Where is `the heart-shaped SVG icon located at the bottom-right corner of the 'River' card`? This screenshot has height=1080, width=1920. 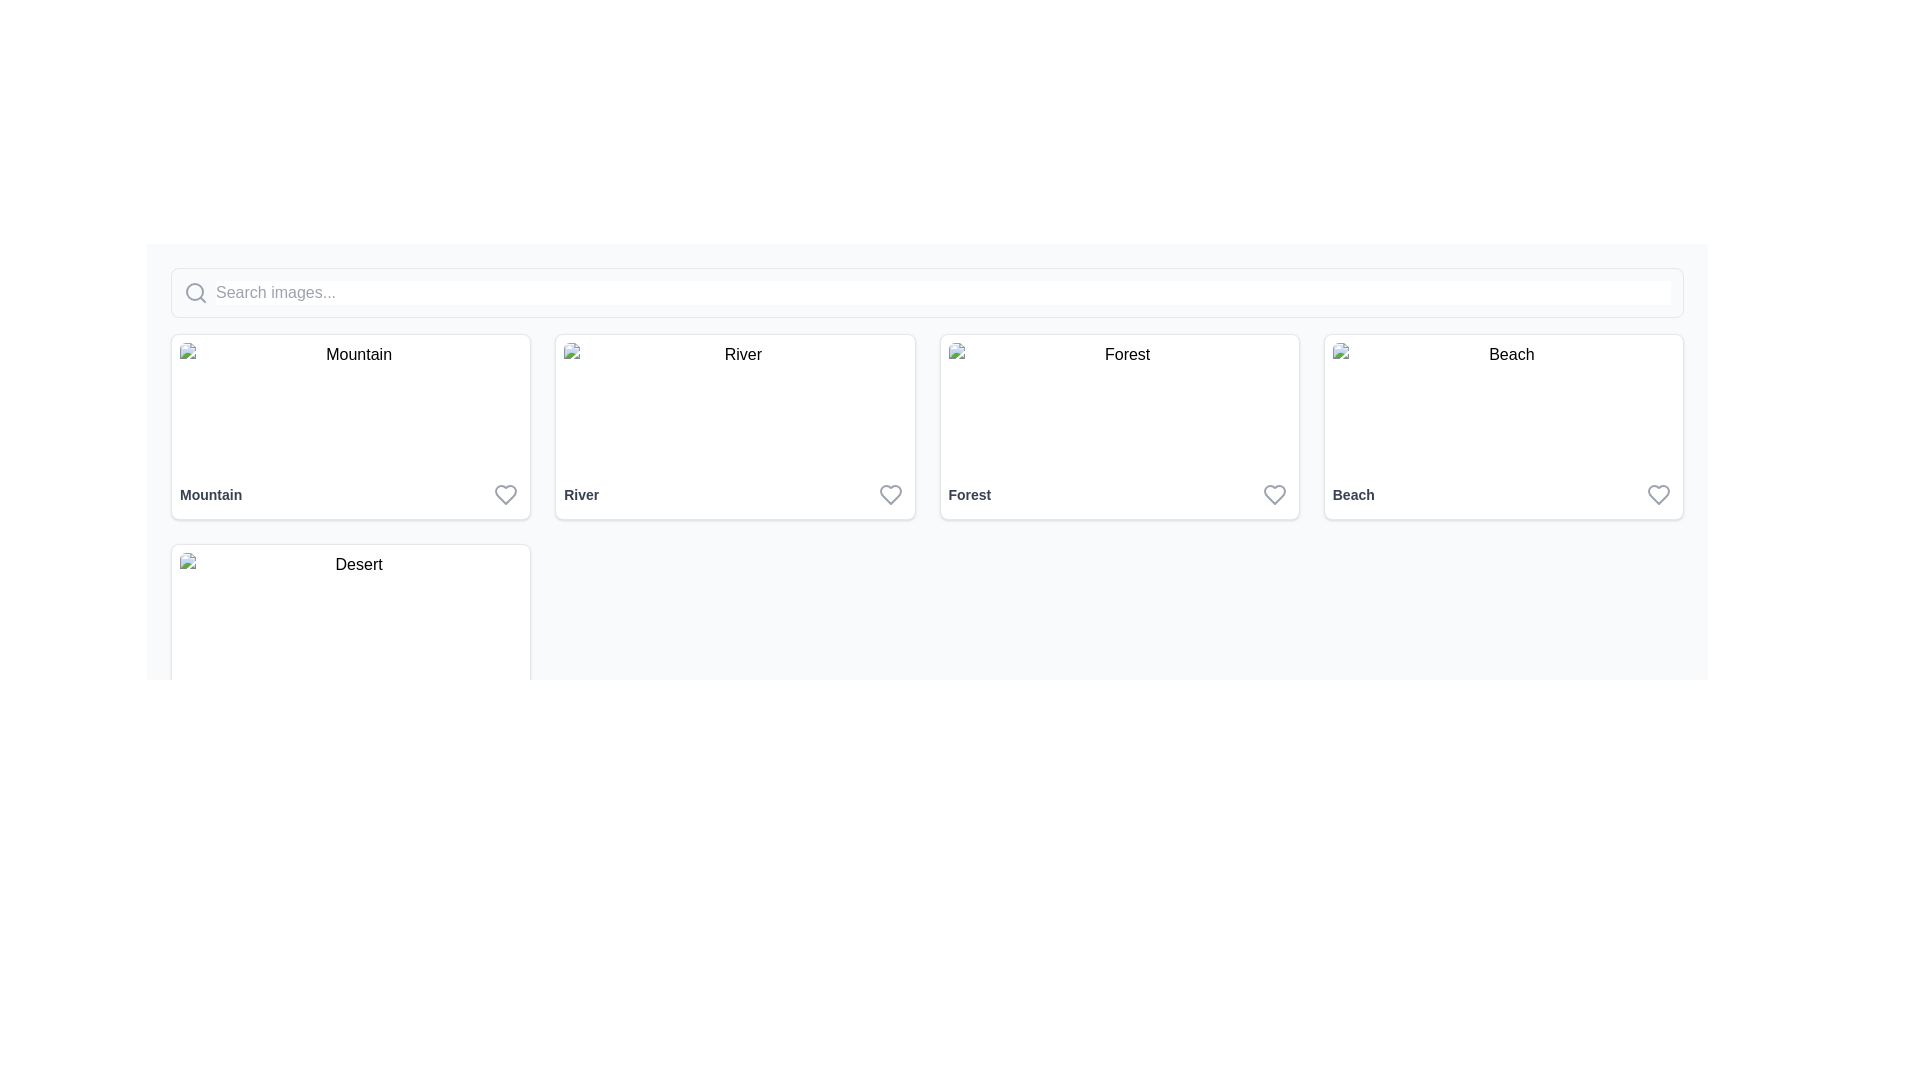 the heart-shaped SVG icon located at the bottom-right corner of the 'River' card is located at coordinates (889, 494).